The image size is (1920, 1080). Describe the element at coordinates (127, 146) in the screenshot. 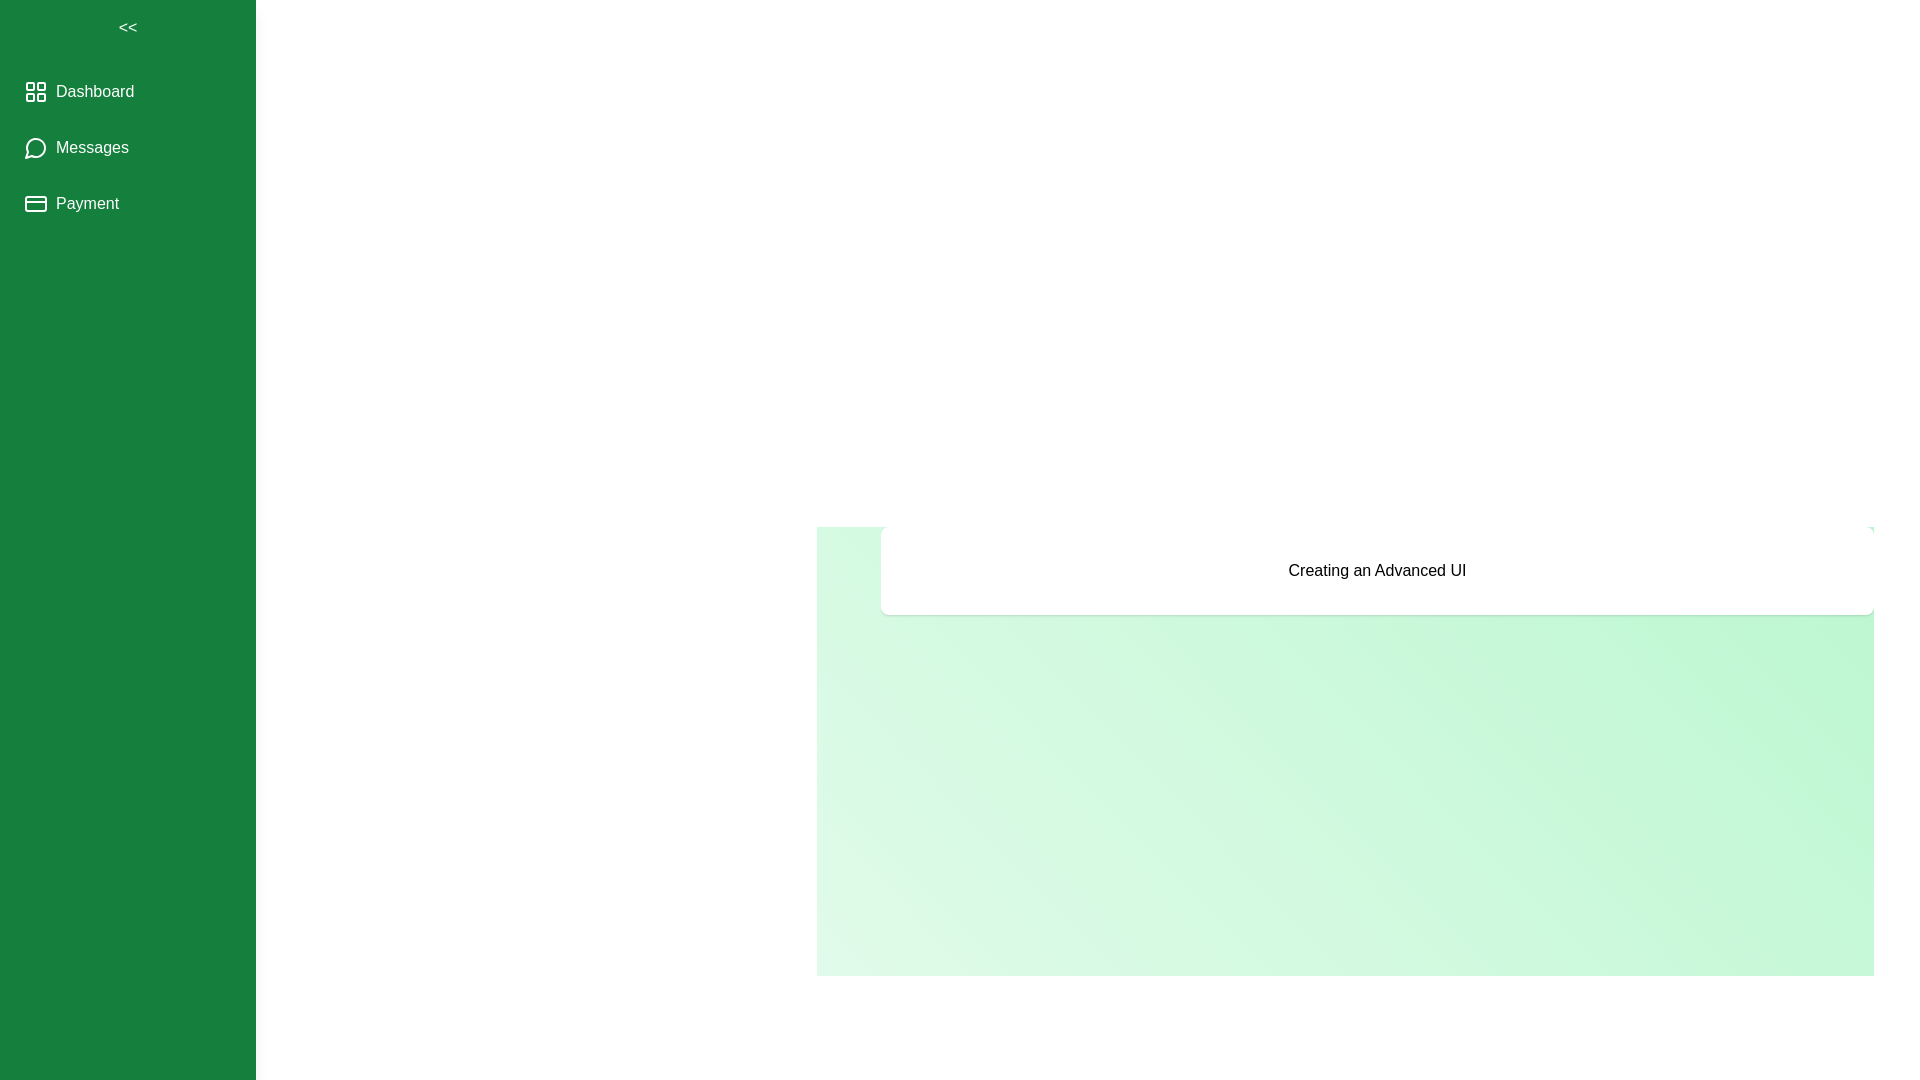

I see `the 'Messages' Text Button with Icon located in the vertical menu of the sidebar, positioned between the 'Dashboard' and 'Payment' items` at that location.